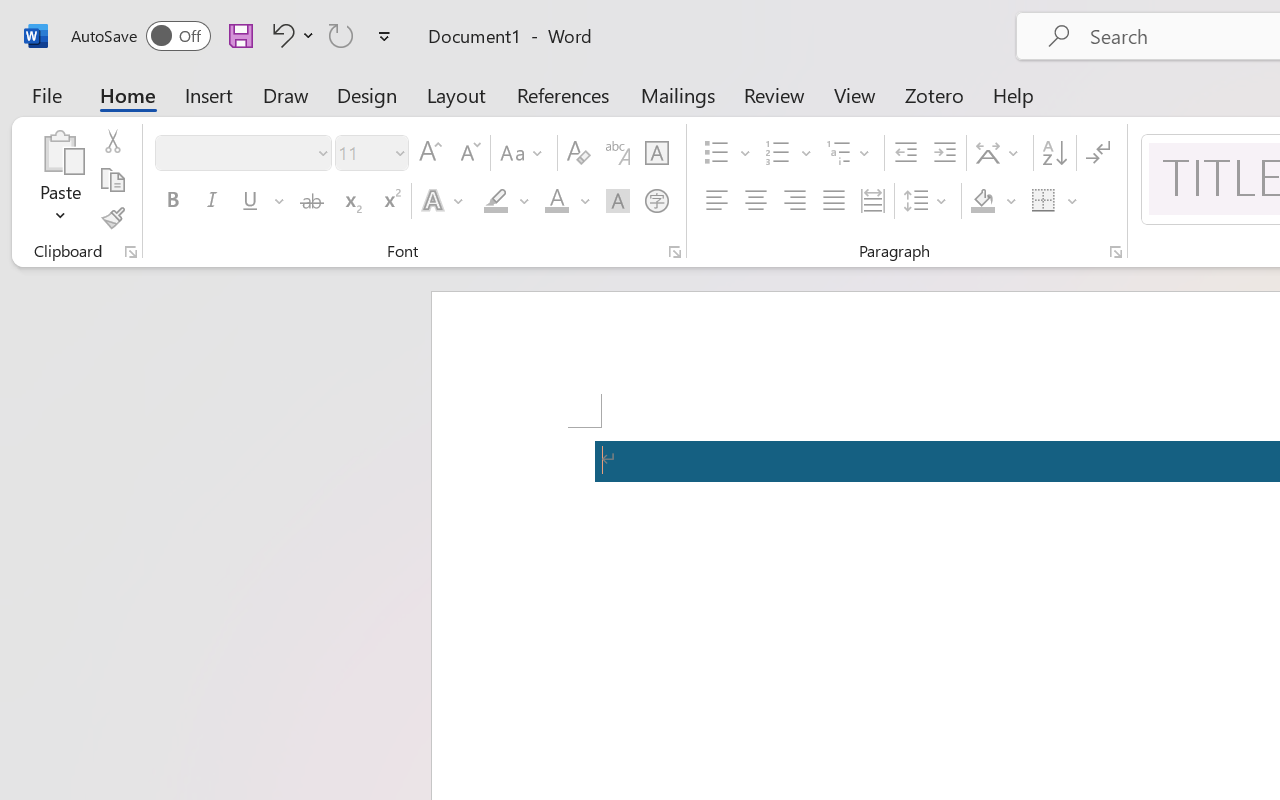  I want to click on 'Font Color RGB(255, 0, 0)', so click(556, 201).